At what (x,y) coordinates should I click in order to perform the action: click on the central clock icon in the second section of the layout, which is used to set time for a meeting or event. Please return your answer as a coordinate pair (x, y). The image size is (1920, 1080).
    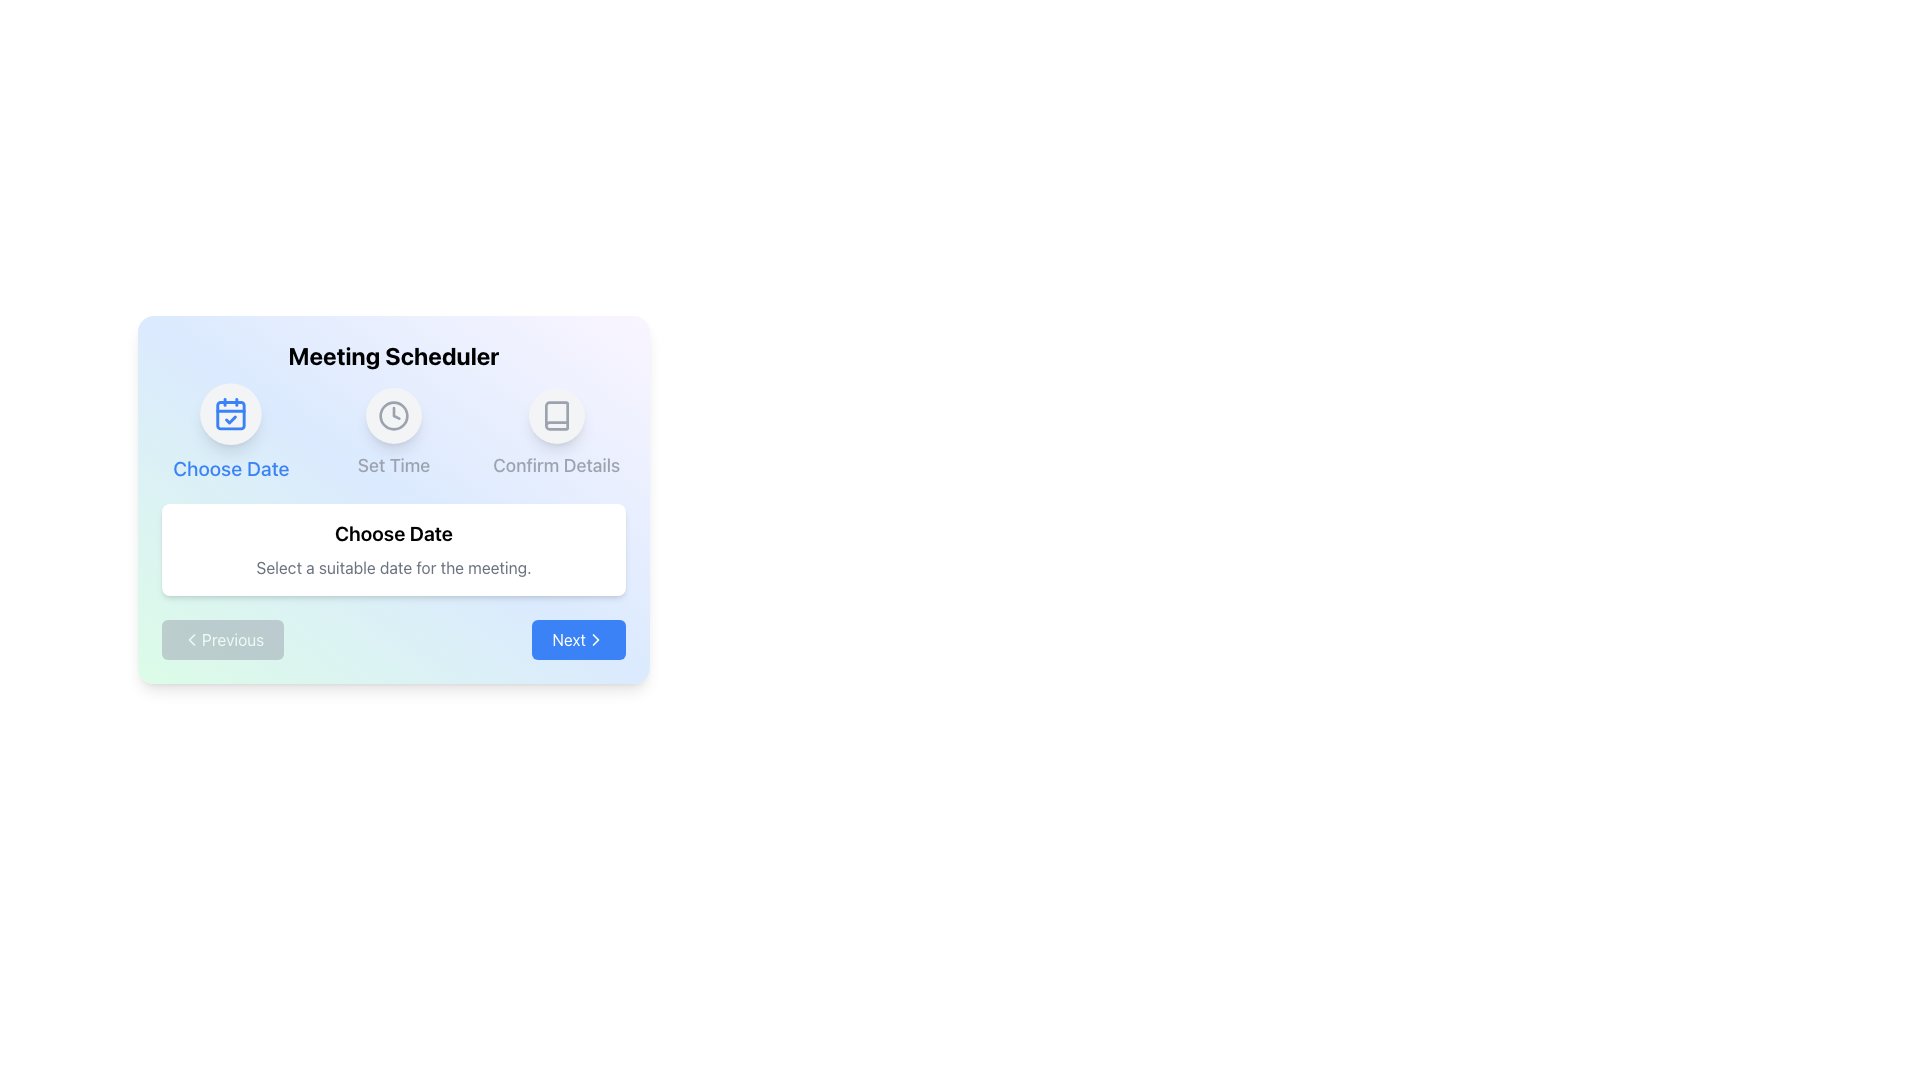
    Looking at the image, I should click on (393, 415).